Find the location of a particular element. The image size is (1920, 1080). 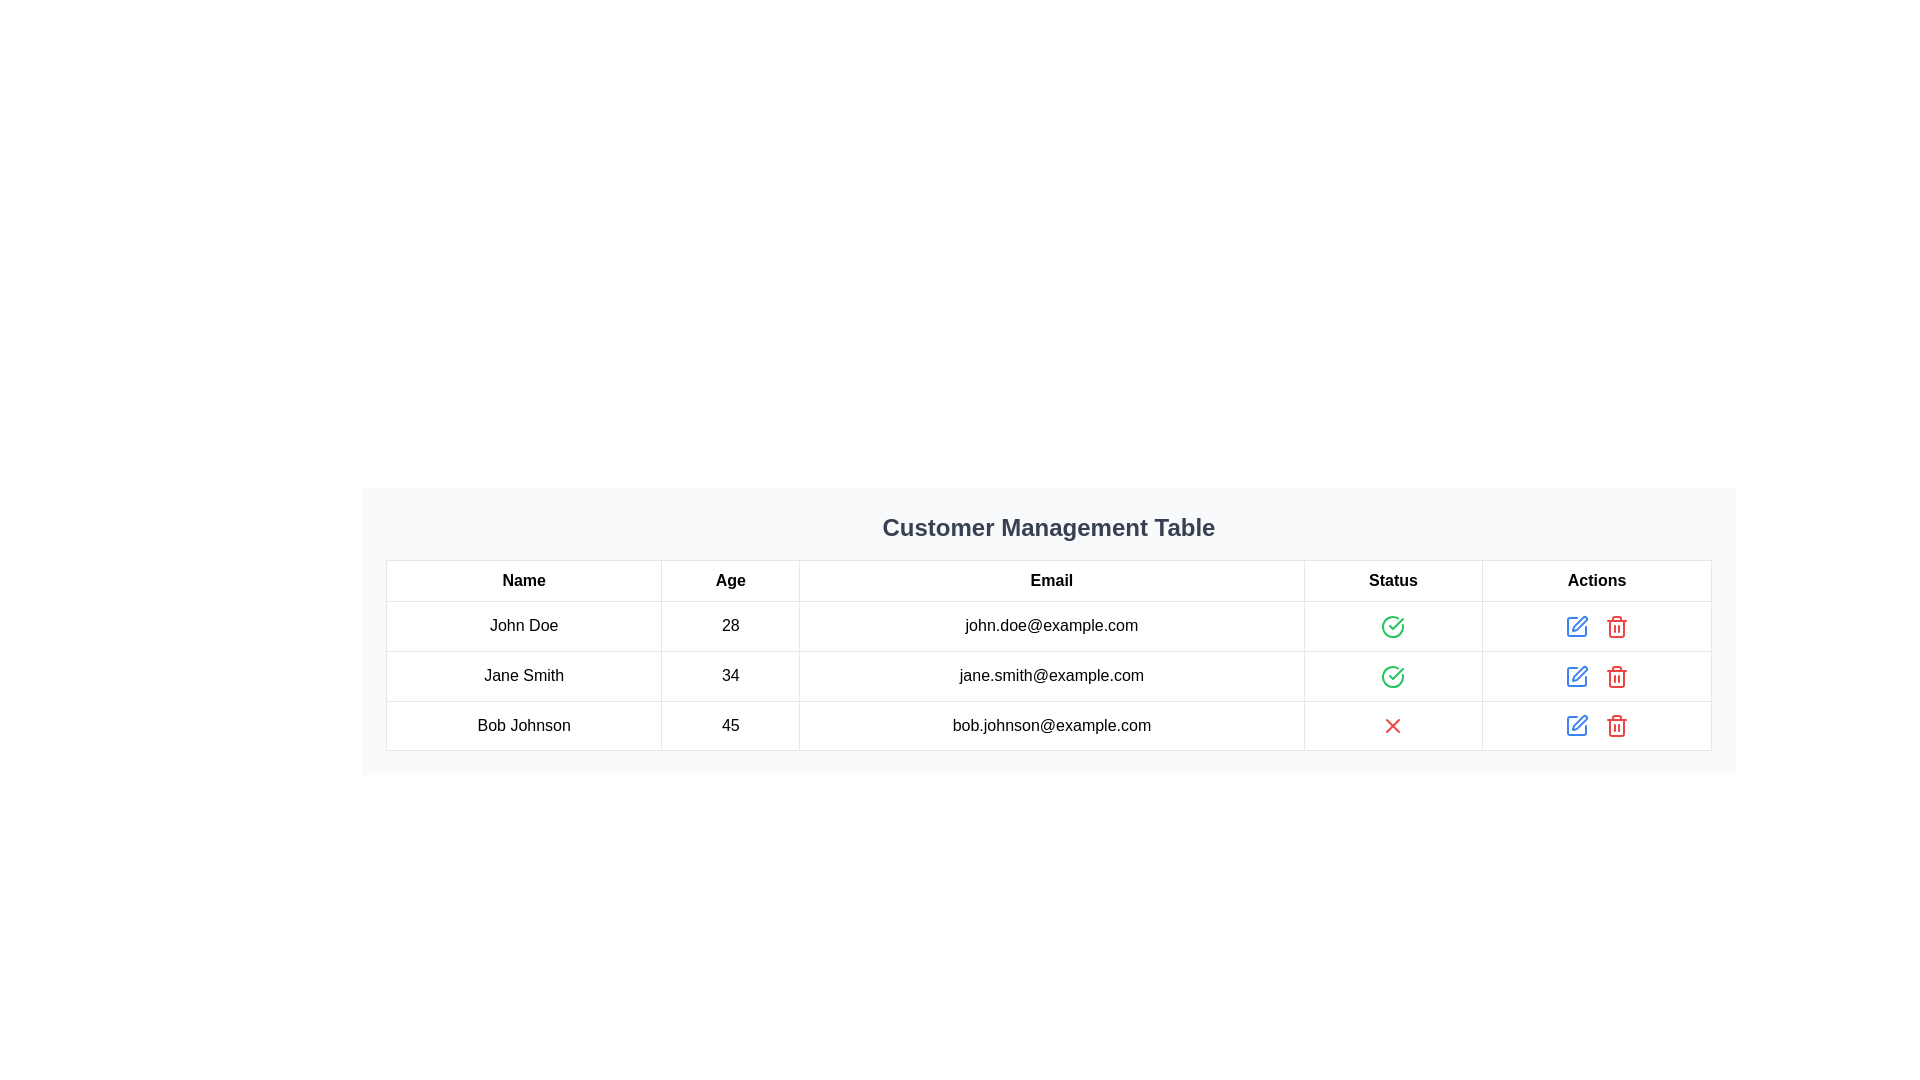

the appearance of the 'Confirmed' or 'Active' status icon for user John Doe located in the 'Status' column of the first row in the Customer Management Table is located at coordinates (1392, 625).